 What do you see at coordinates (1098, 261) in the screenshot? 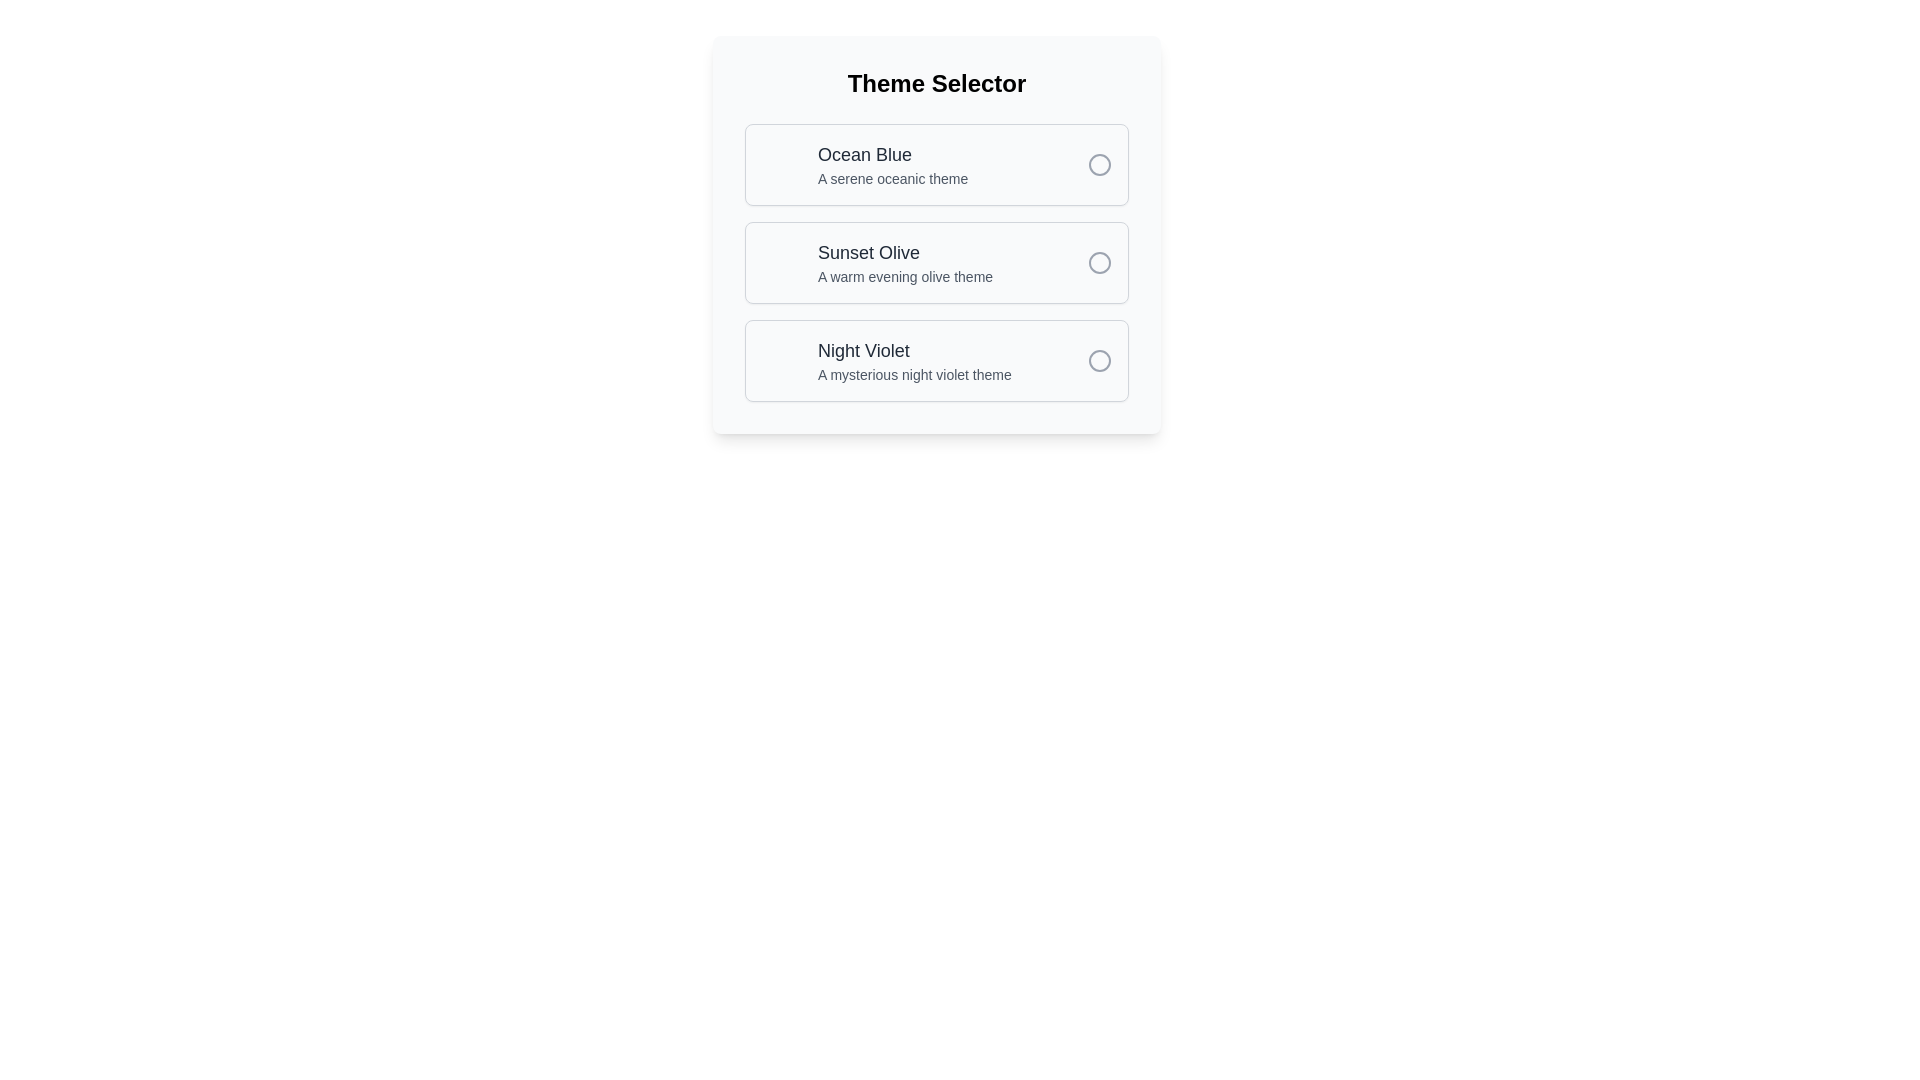
I see `the radio button for the 'Sunset Olive' theme selection located on the far right of the 'Sunset Olive' section in the theme selector` at bounding box center [1098, 261].